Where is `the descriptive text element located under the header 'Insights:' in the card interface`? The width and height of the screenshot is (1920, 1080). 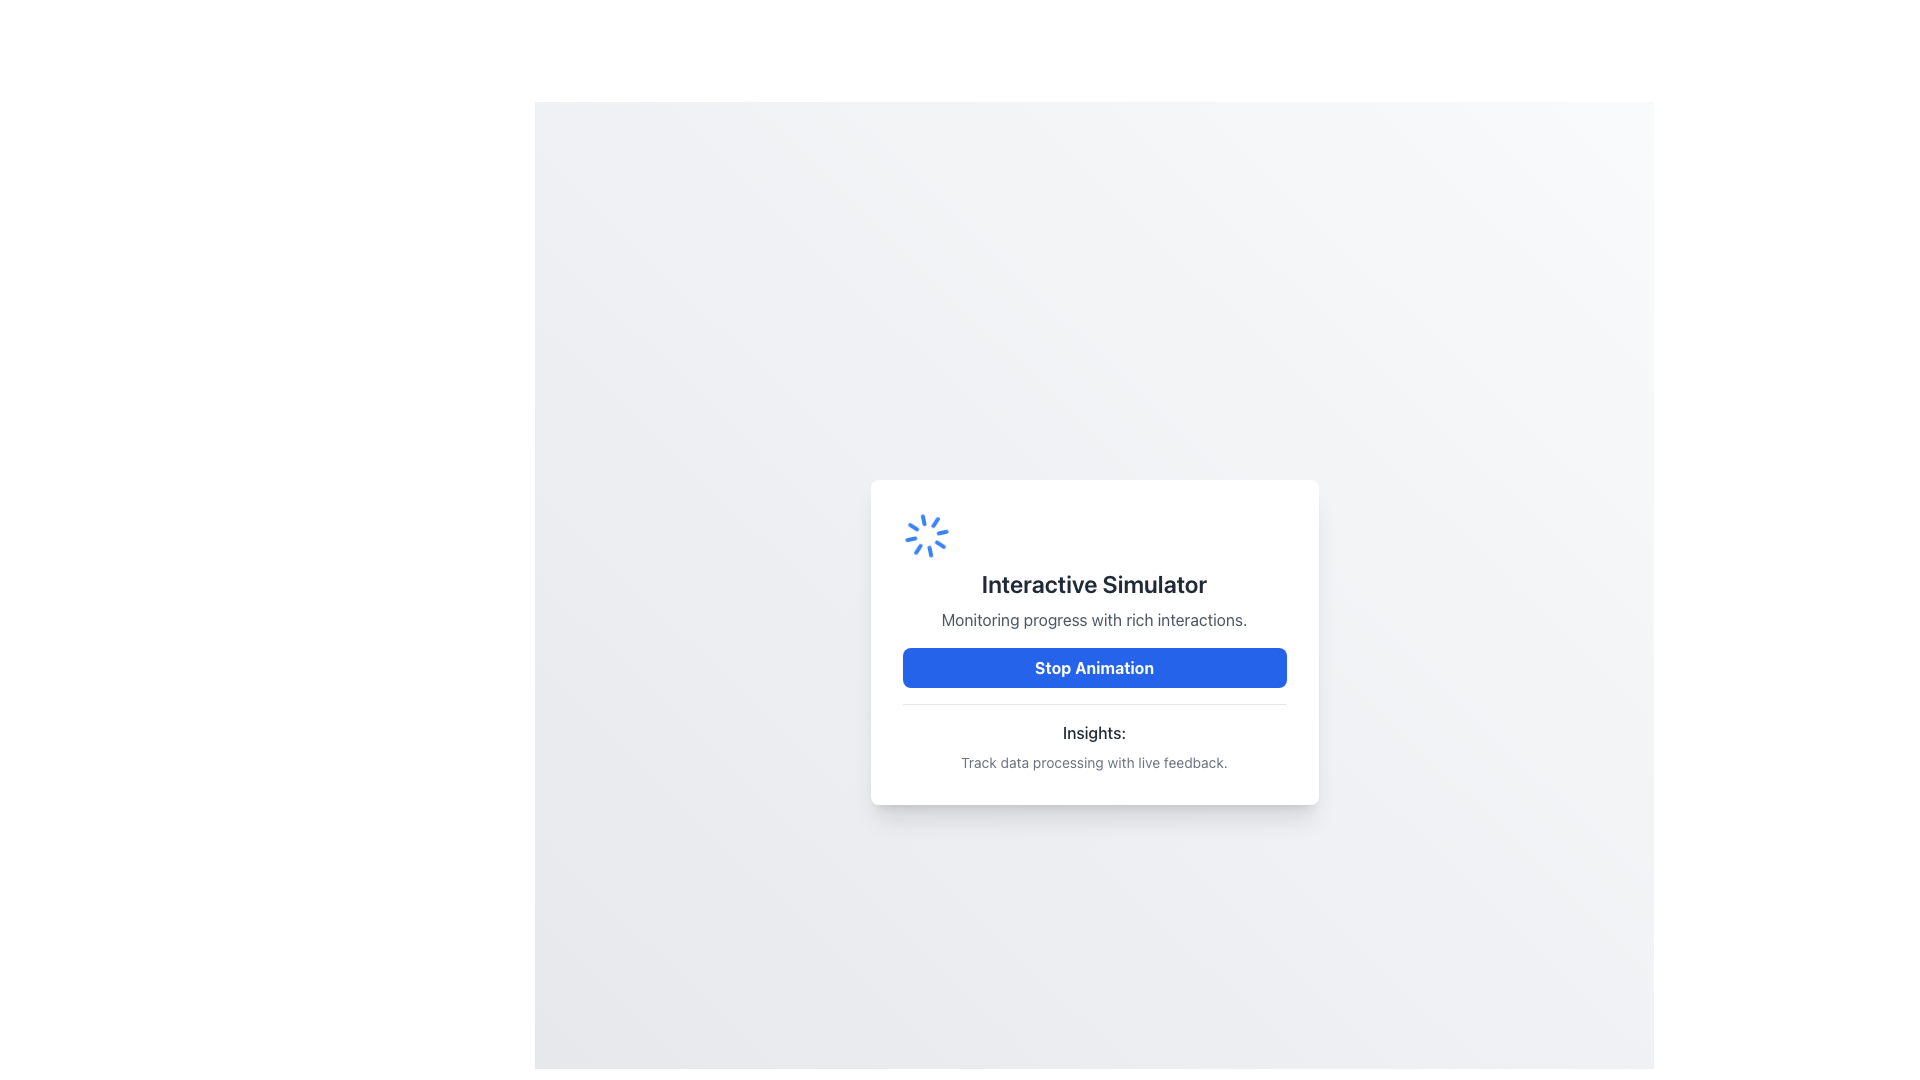
the descriptive text element located under the header 'Insights:' in the card interface is located at coordinates (1093, 762).